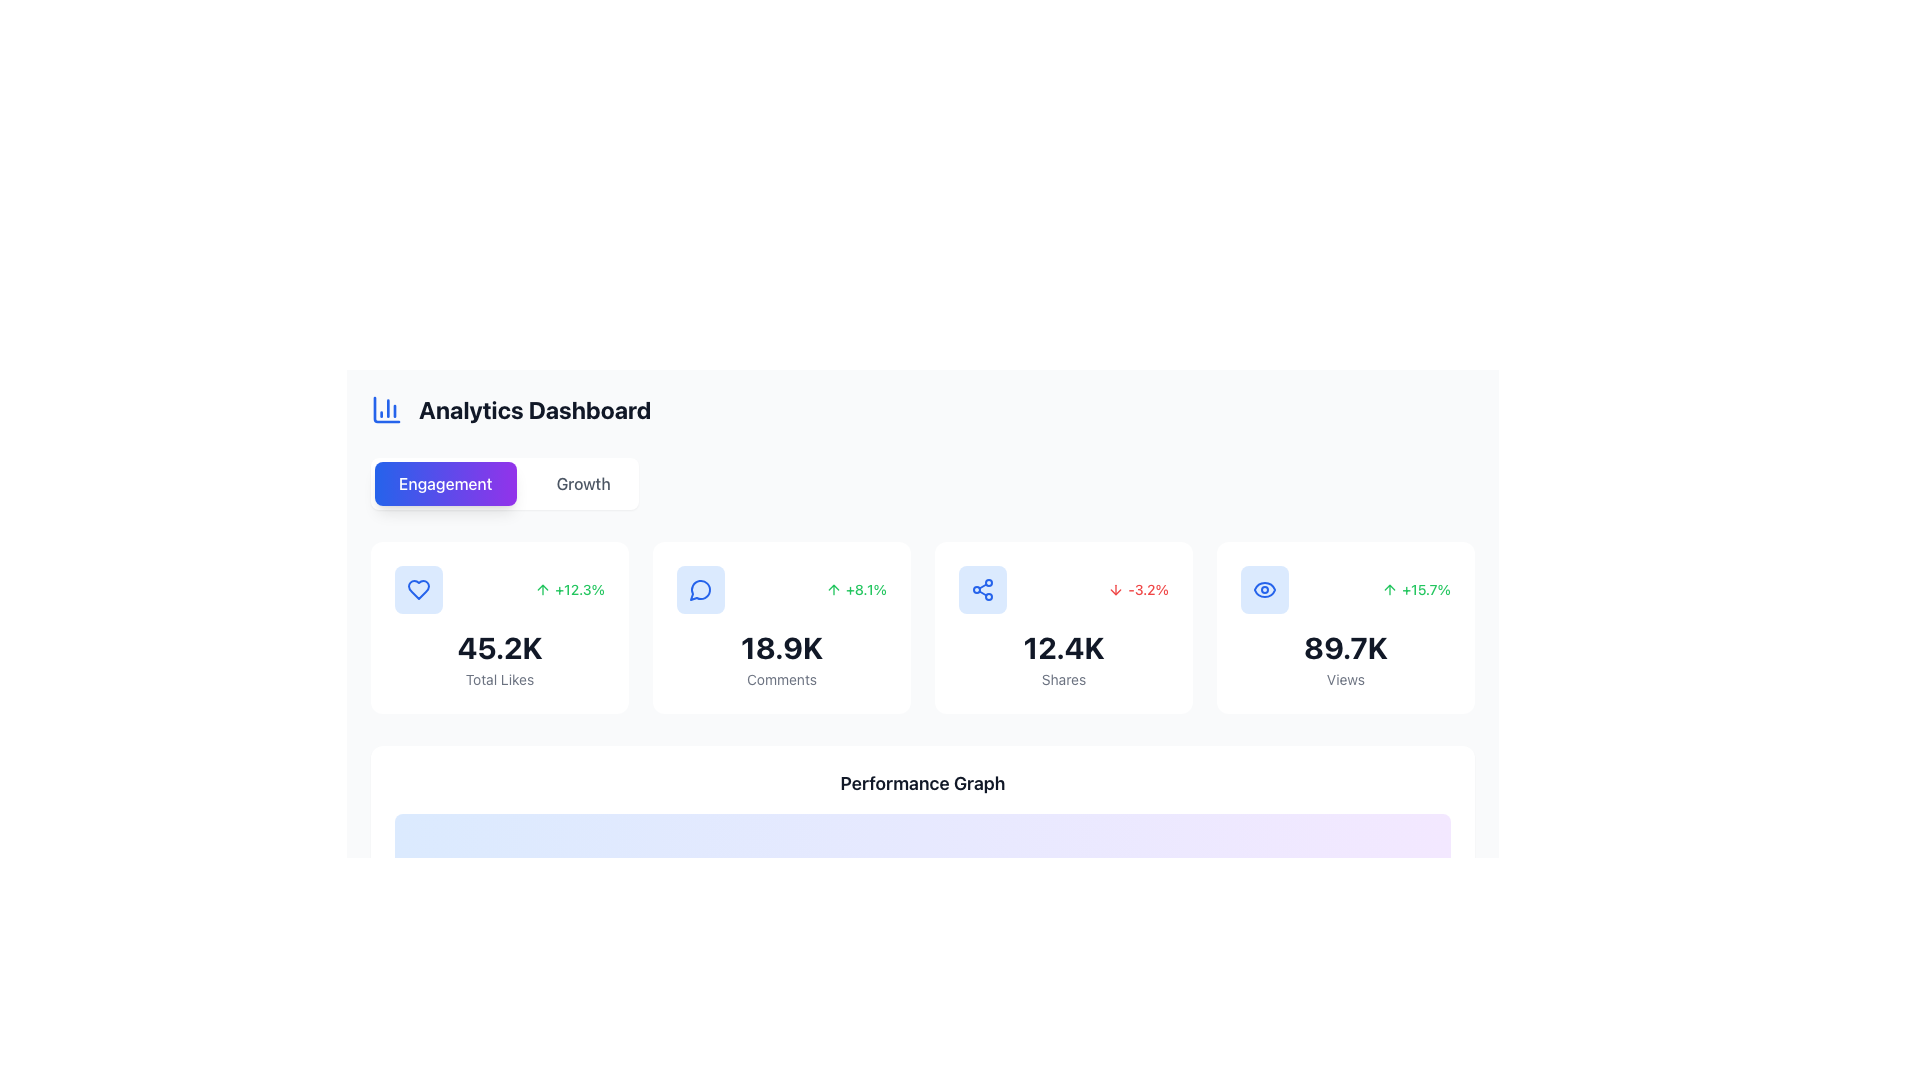 This screenshot has height=1080, width=1920. What do you see at coordinates (1138, 589) in the screenshot?
I see `percentage change displayed in the Text label with an icon indicating a decrease in the 'Shares' metric, located beneath the corresponding icon in the 'Shares' card` at bounding box center [1138, 589].